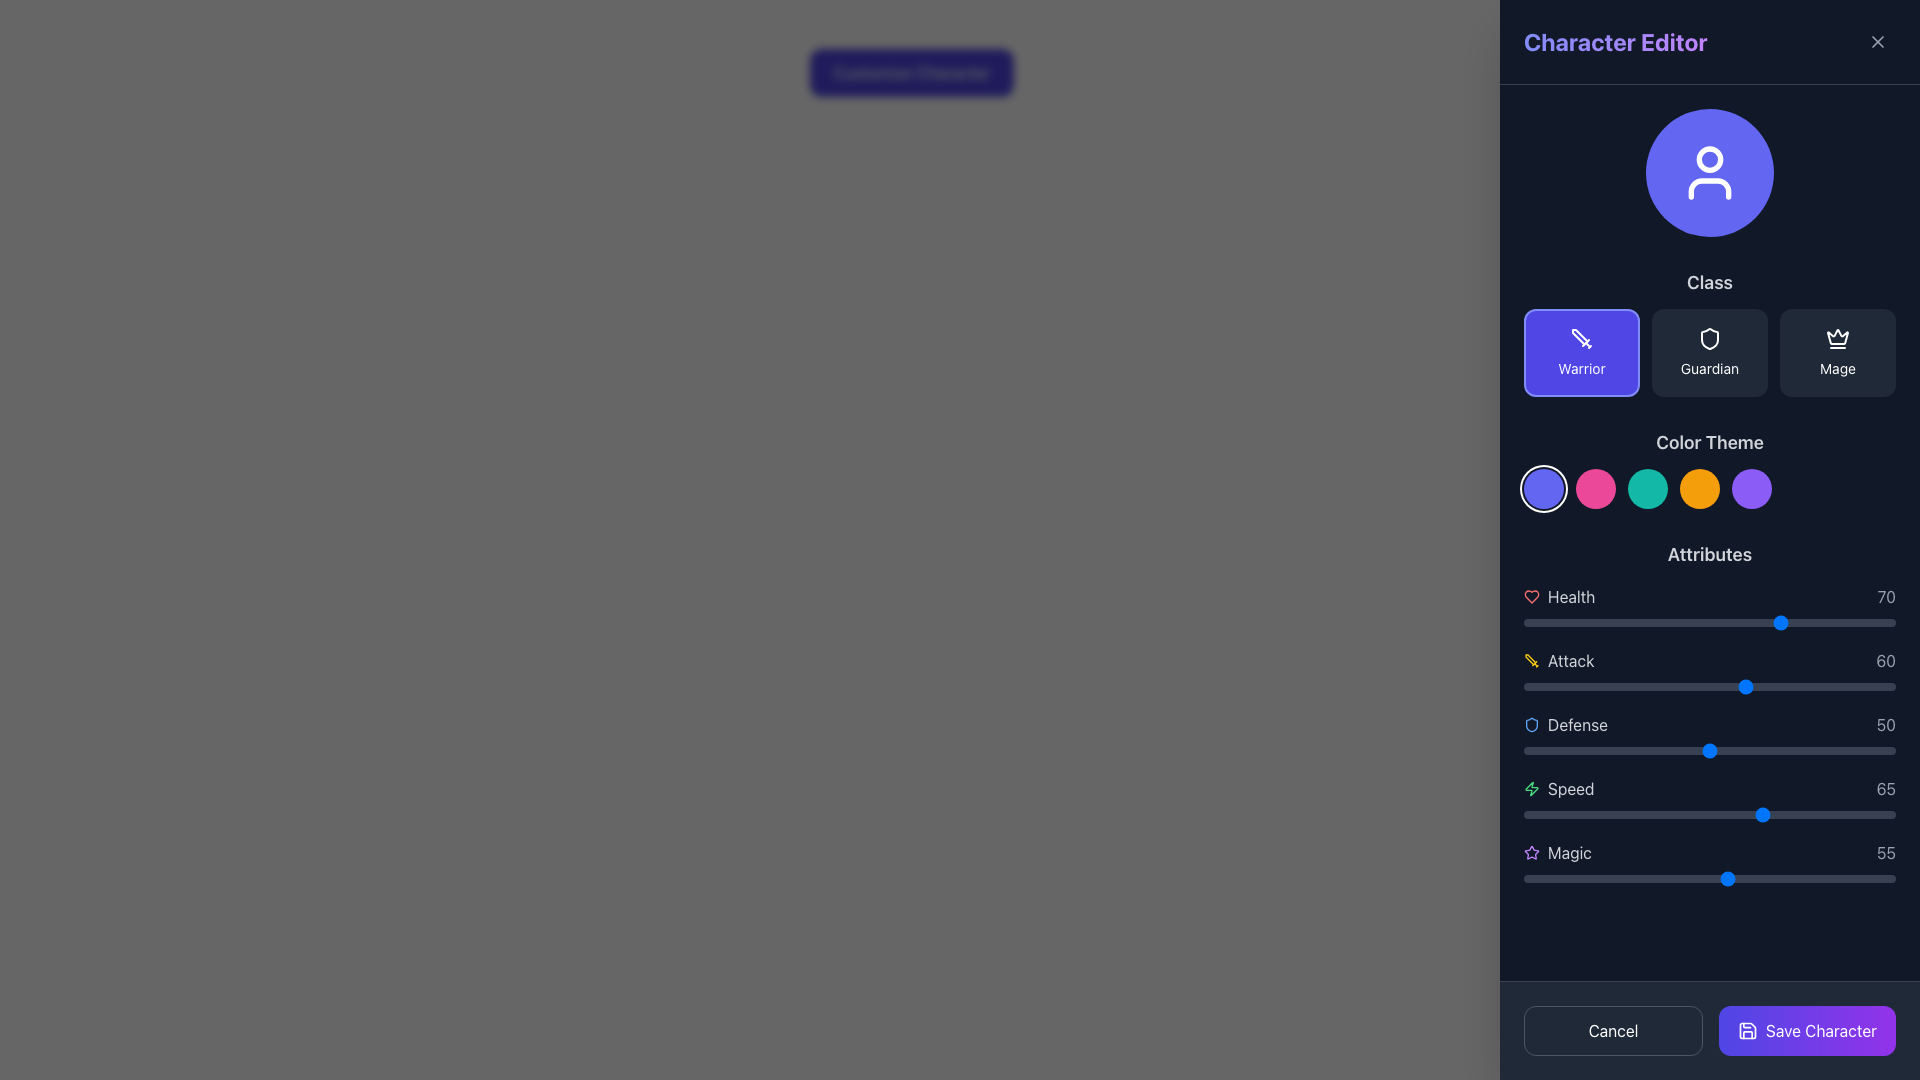 This screenshot has height=1080, width=1920. What do you see at coordinates (1549, 622) in the screenshot?
I see `health value` at bounding box center [1549, 622].